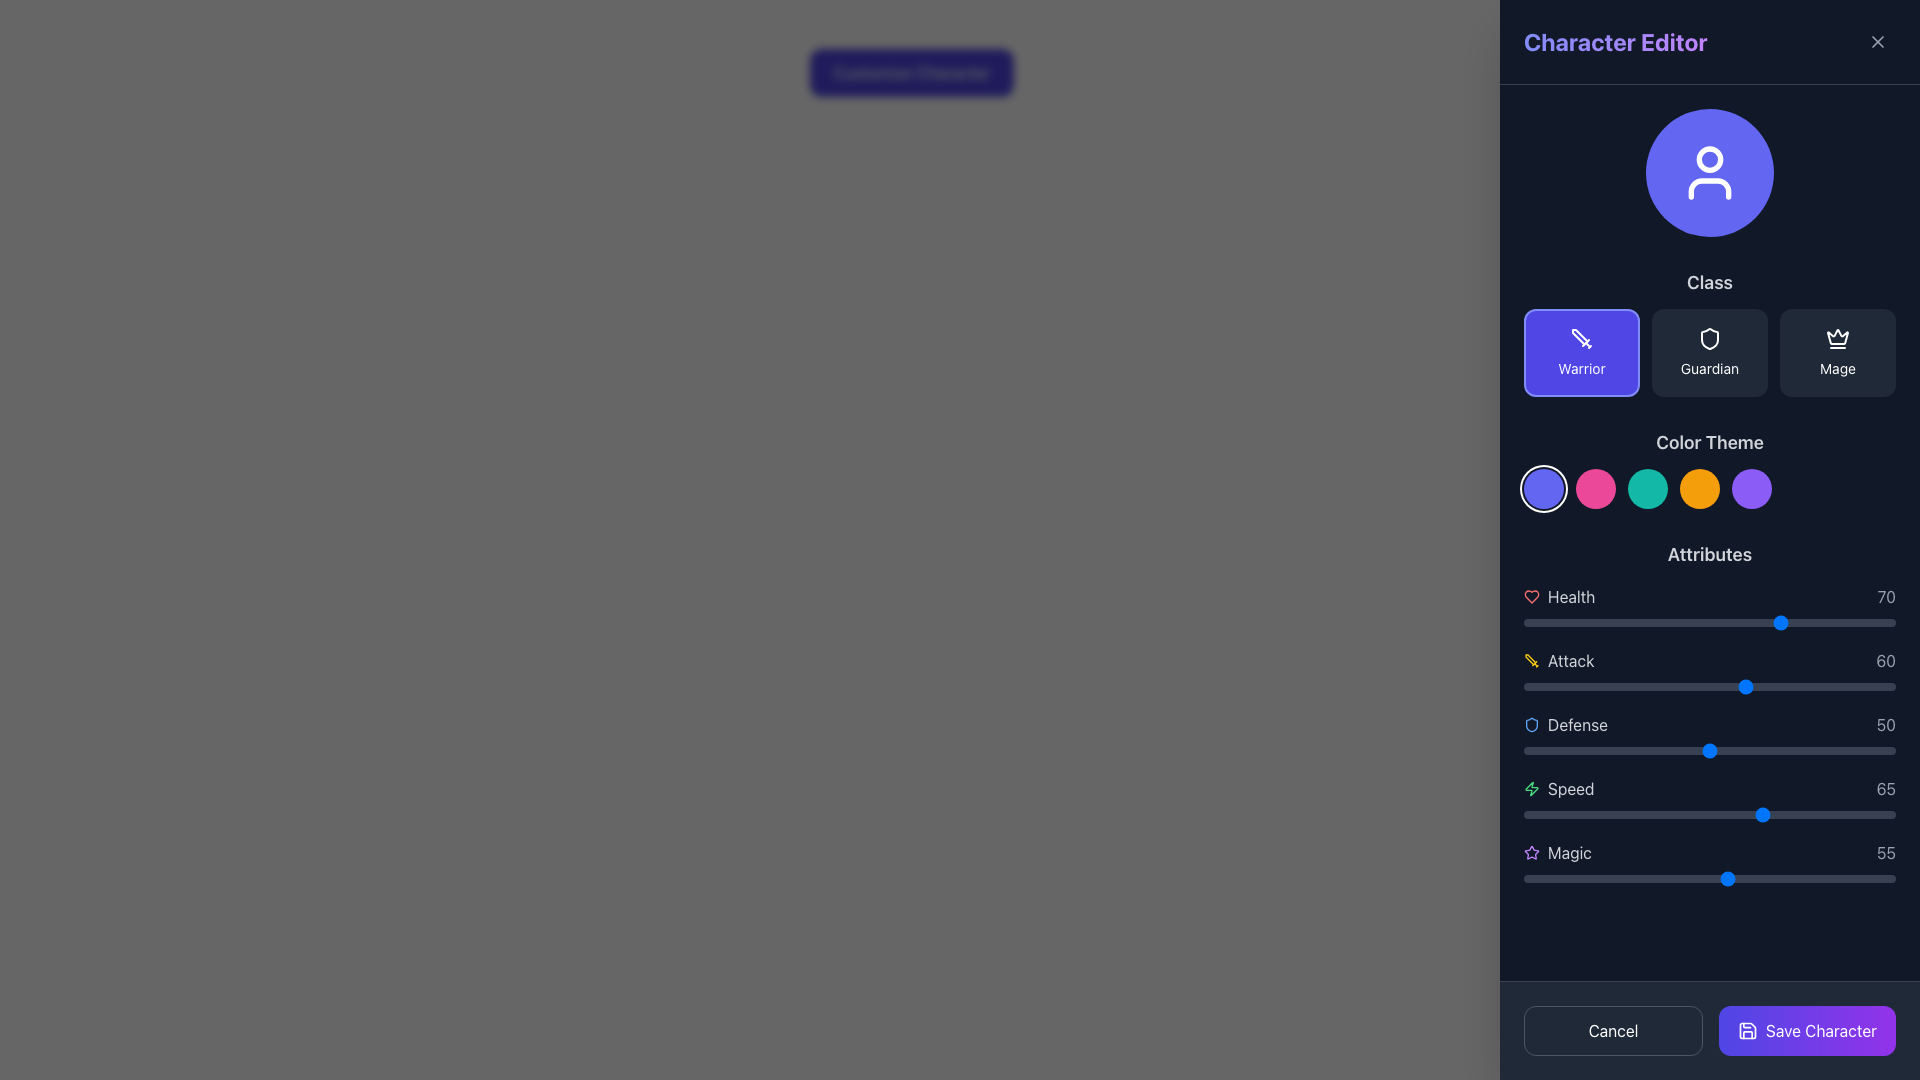 This screenshot has height=1080, width=1920. What do you see at coordinates (1549, 622) in the screenshot?
I see `health value` at bounding box center [1549, 622].